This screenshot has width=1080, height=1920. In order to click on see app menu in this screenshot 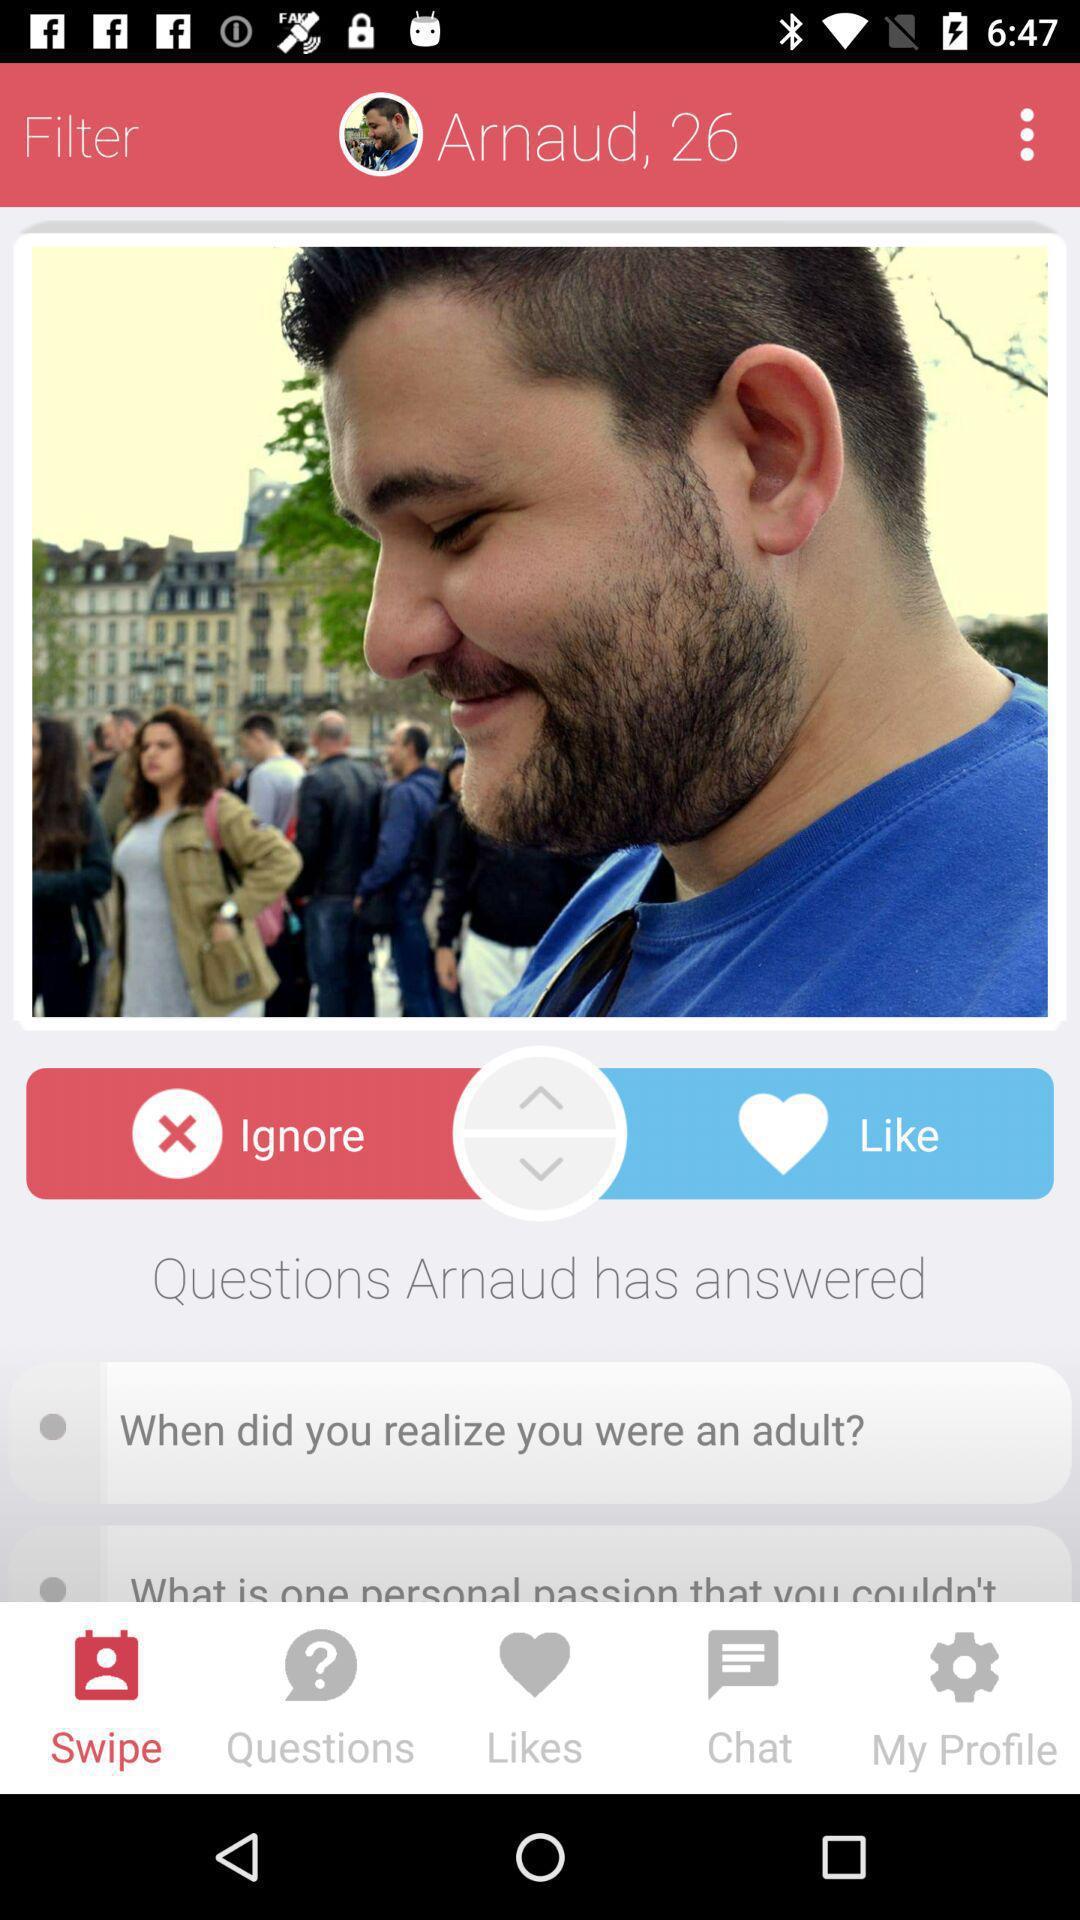, I will do `click(1027, 133)`.